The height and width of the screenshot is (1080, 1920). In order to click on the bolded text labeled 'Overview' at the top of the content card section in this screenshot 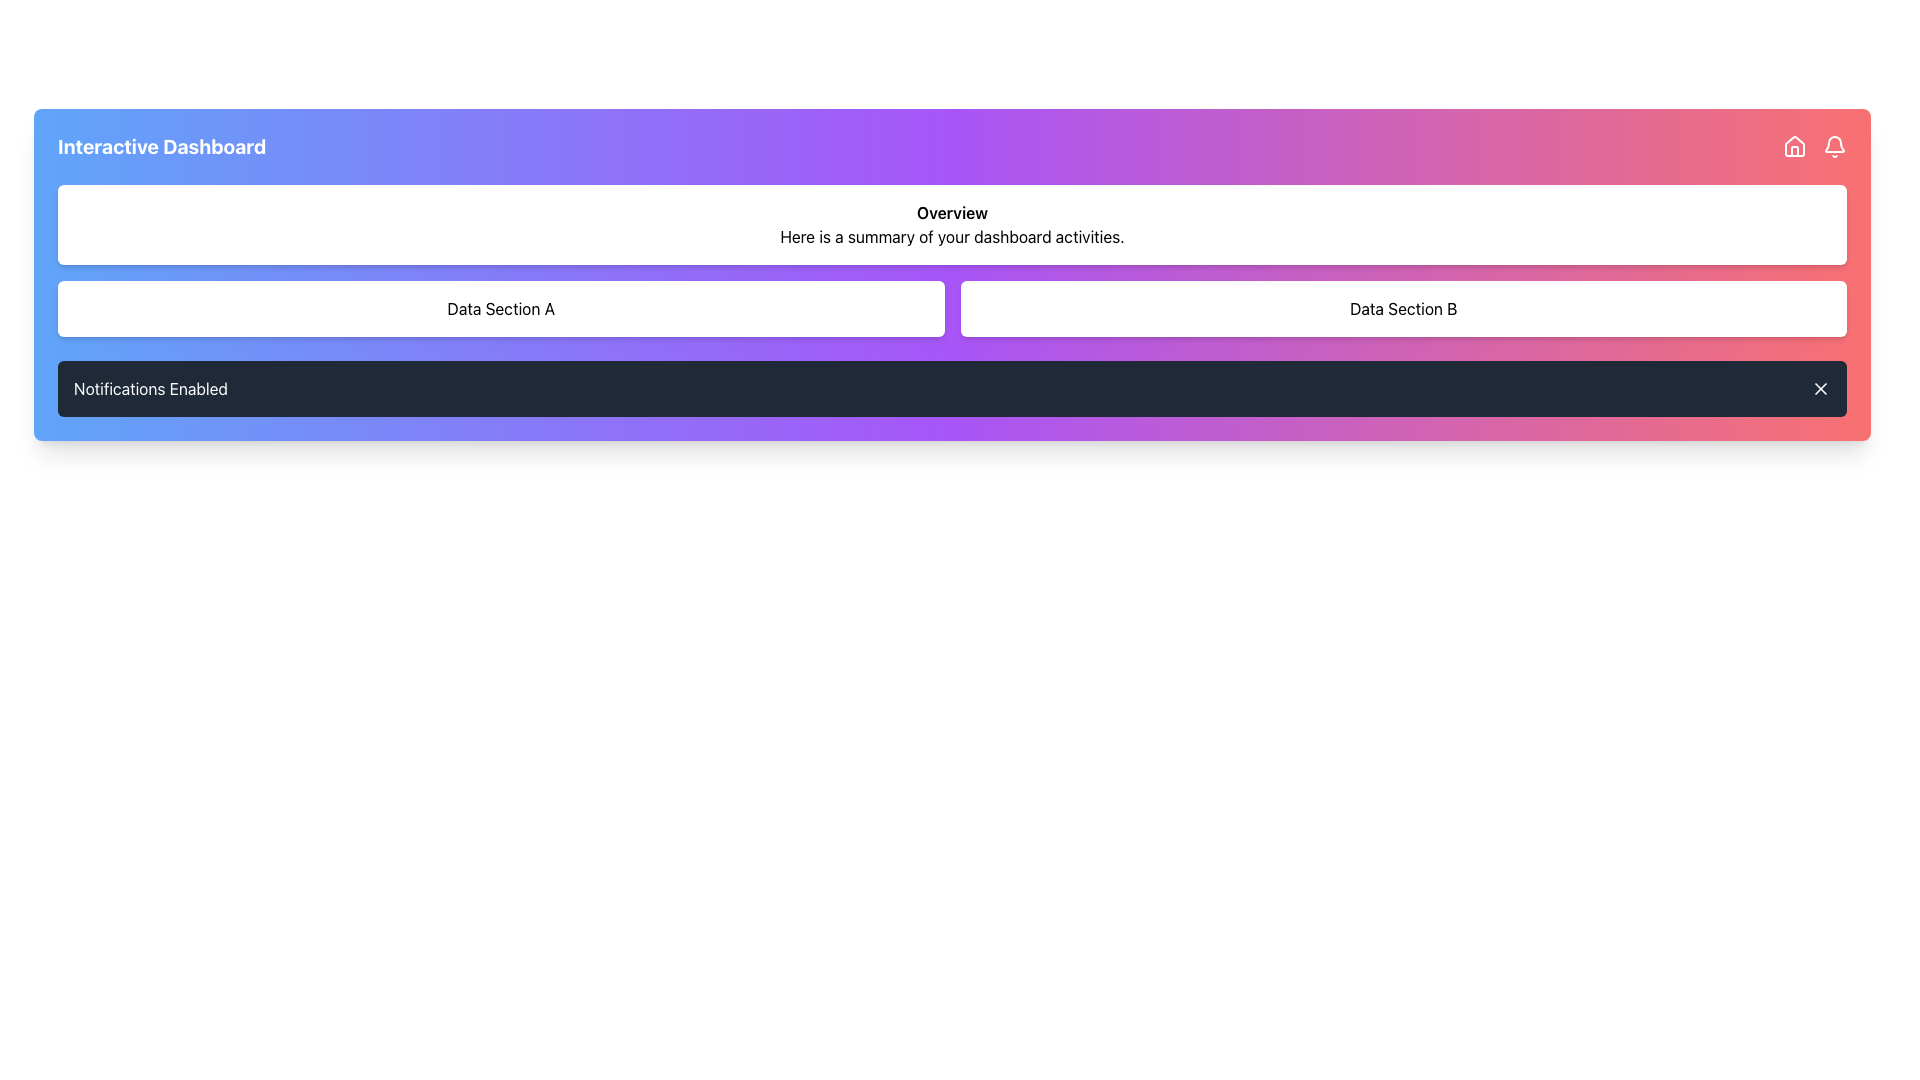, I will do `click(951, 212)`.